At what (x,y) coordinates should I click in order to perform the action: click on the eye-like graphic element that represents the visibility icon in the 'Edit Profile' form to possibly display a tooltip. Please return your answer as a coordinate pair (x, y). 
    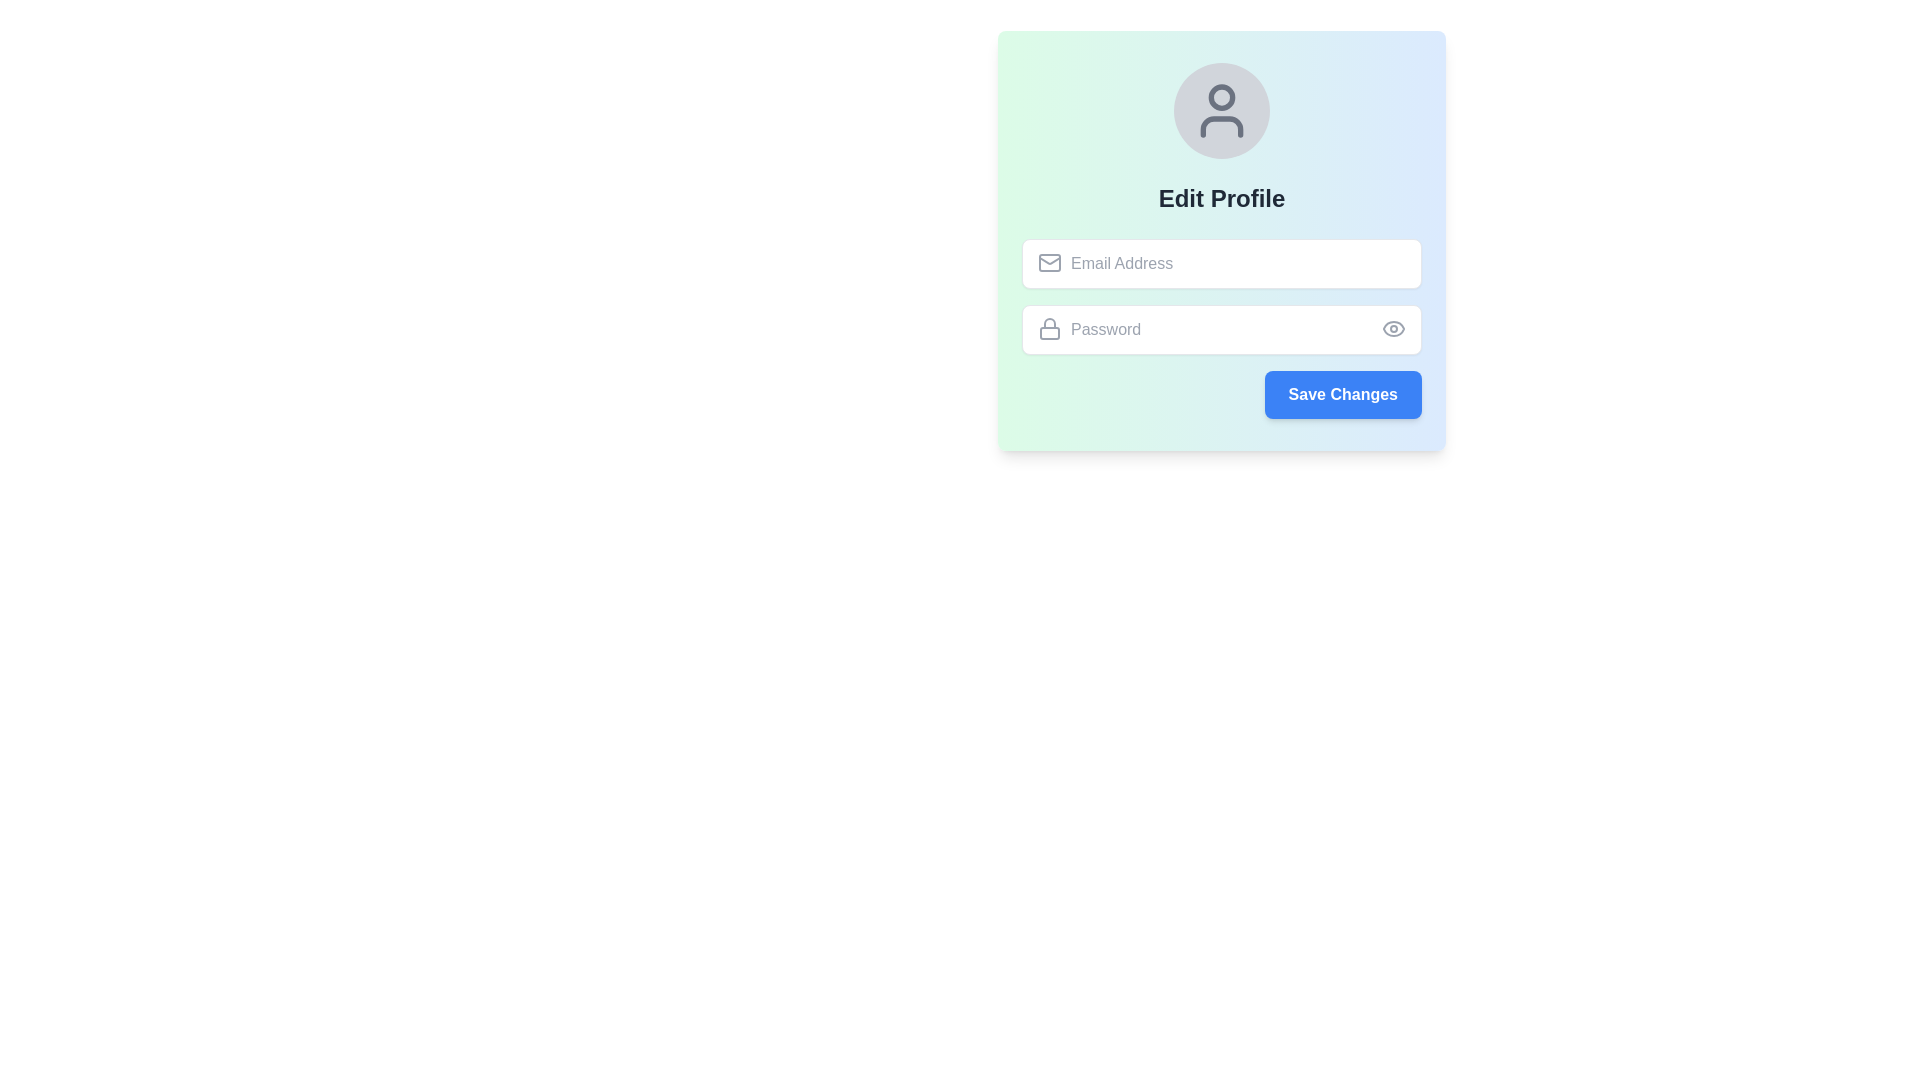
    Looking at the image, I should click on (1392, 327).